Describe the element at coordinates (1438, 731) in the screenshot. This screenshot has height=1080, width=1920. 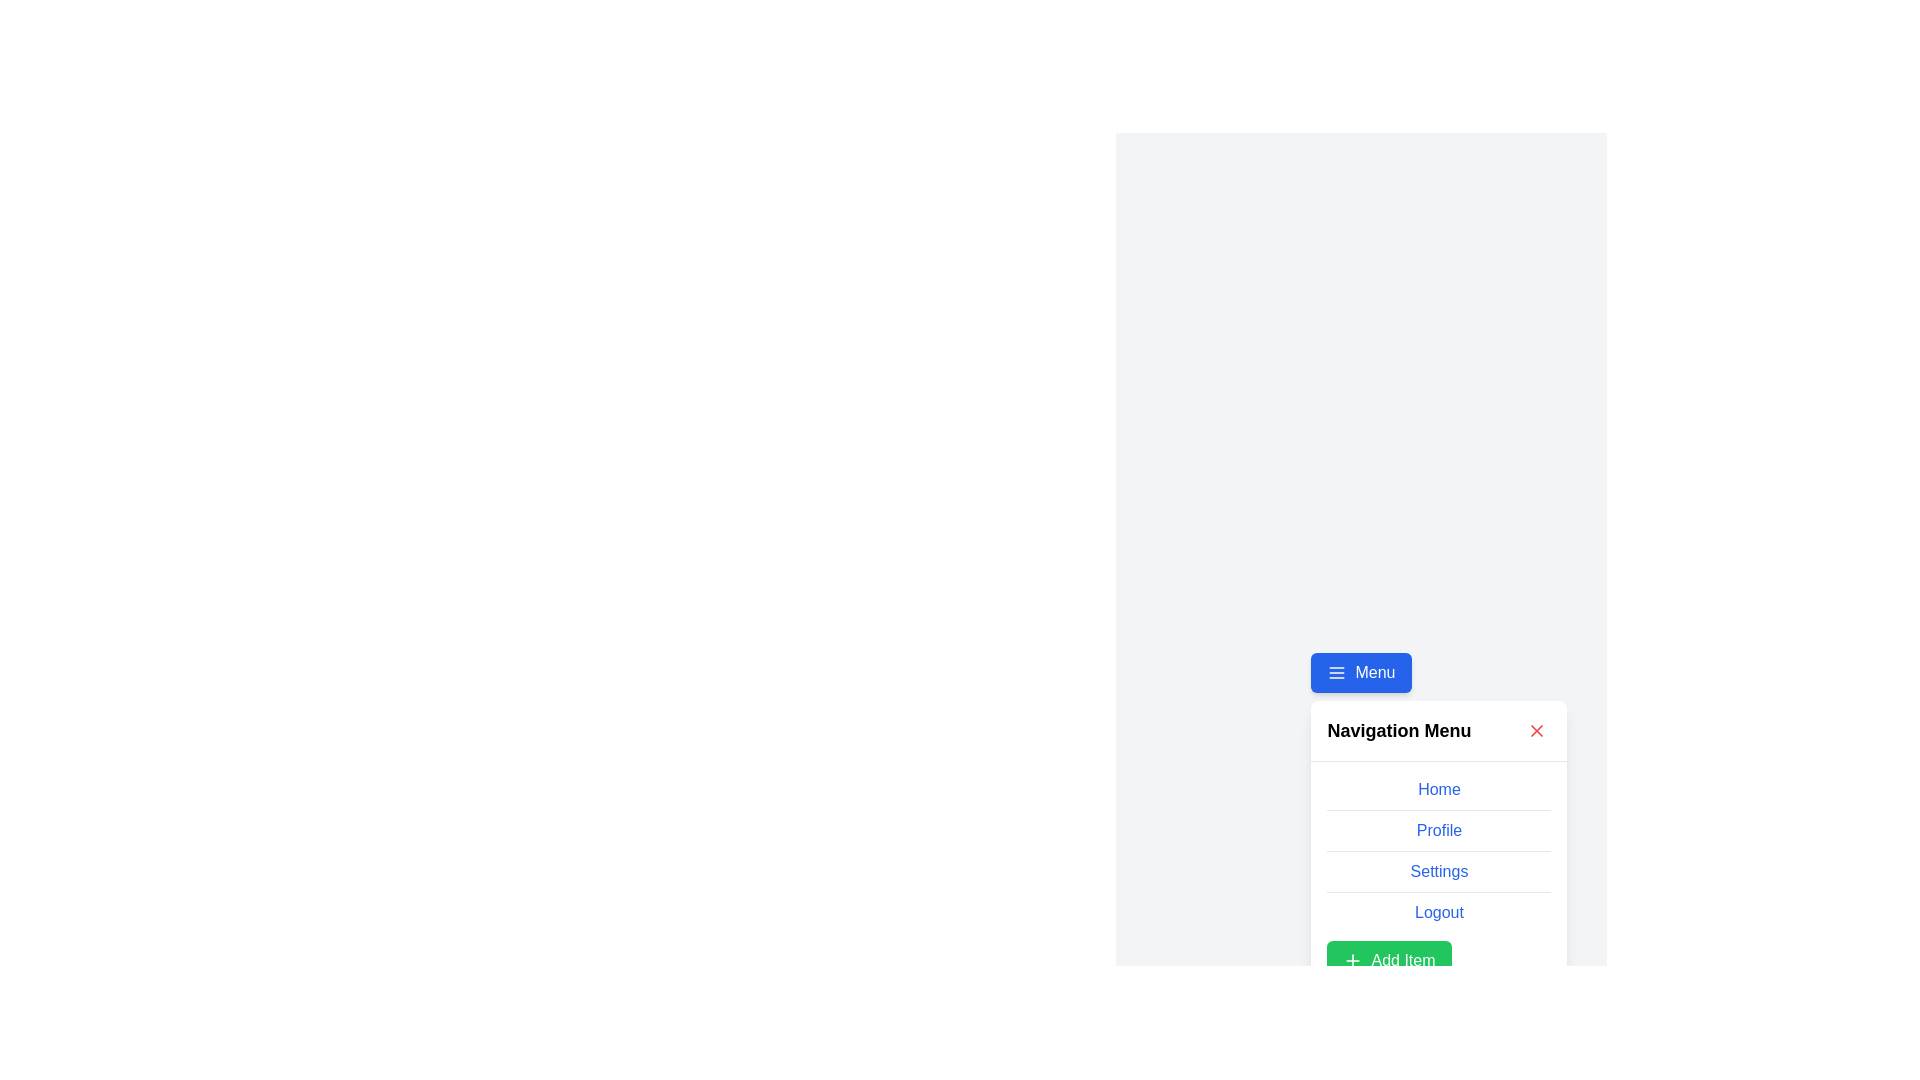
I see `the 'Navigation Menu' header with close button` at that location.